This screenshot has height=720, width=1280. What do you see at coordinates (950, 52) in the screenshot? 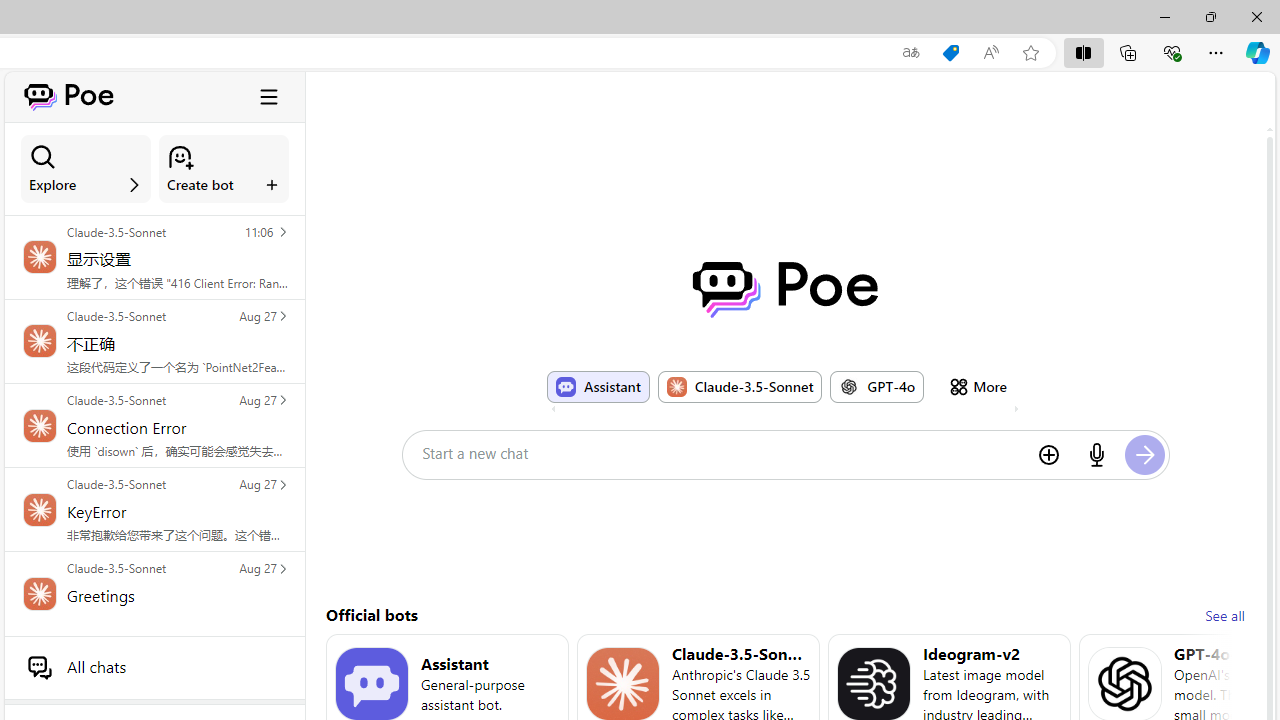
I see `'This site has coupons! Shopping in Microsoft Edge'` at bounding box center [950, 52].